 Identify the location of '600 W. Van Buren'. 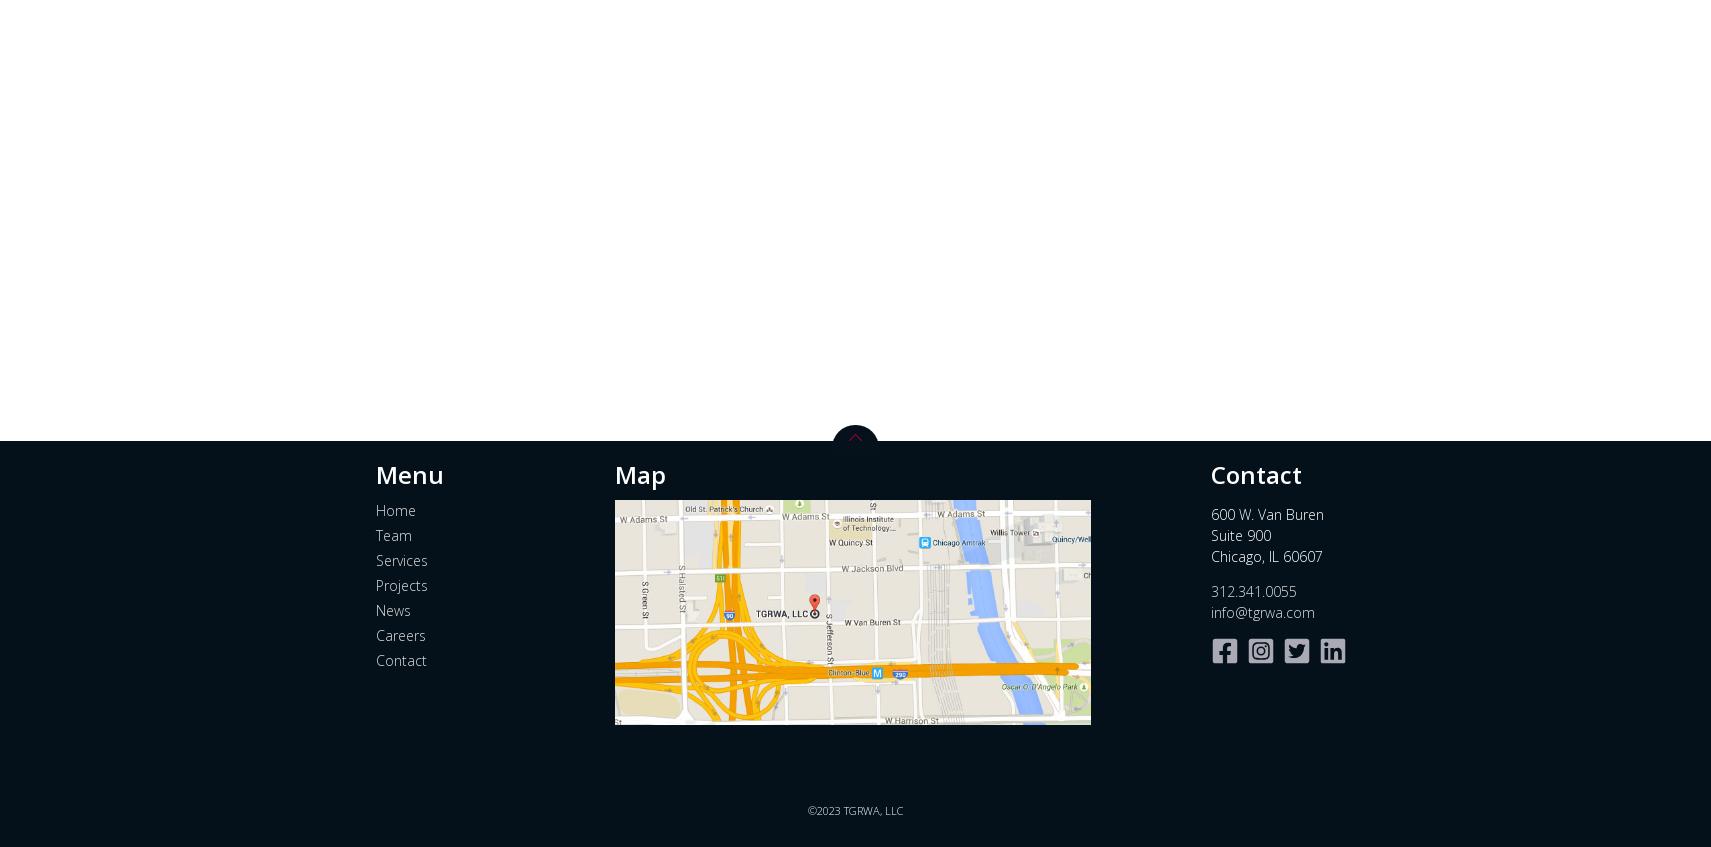
(1265, 512).